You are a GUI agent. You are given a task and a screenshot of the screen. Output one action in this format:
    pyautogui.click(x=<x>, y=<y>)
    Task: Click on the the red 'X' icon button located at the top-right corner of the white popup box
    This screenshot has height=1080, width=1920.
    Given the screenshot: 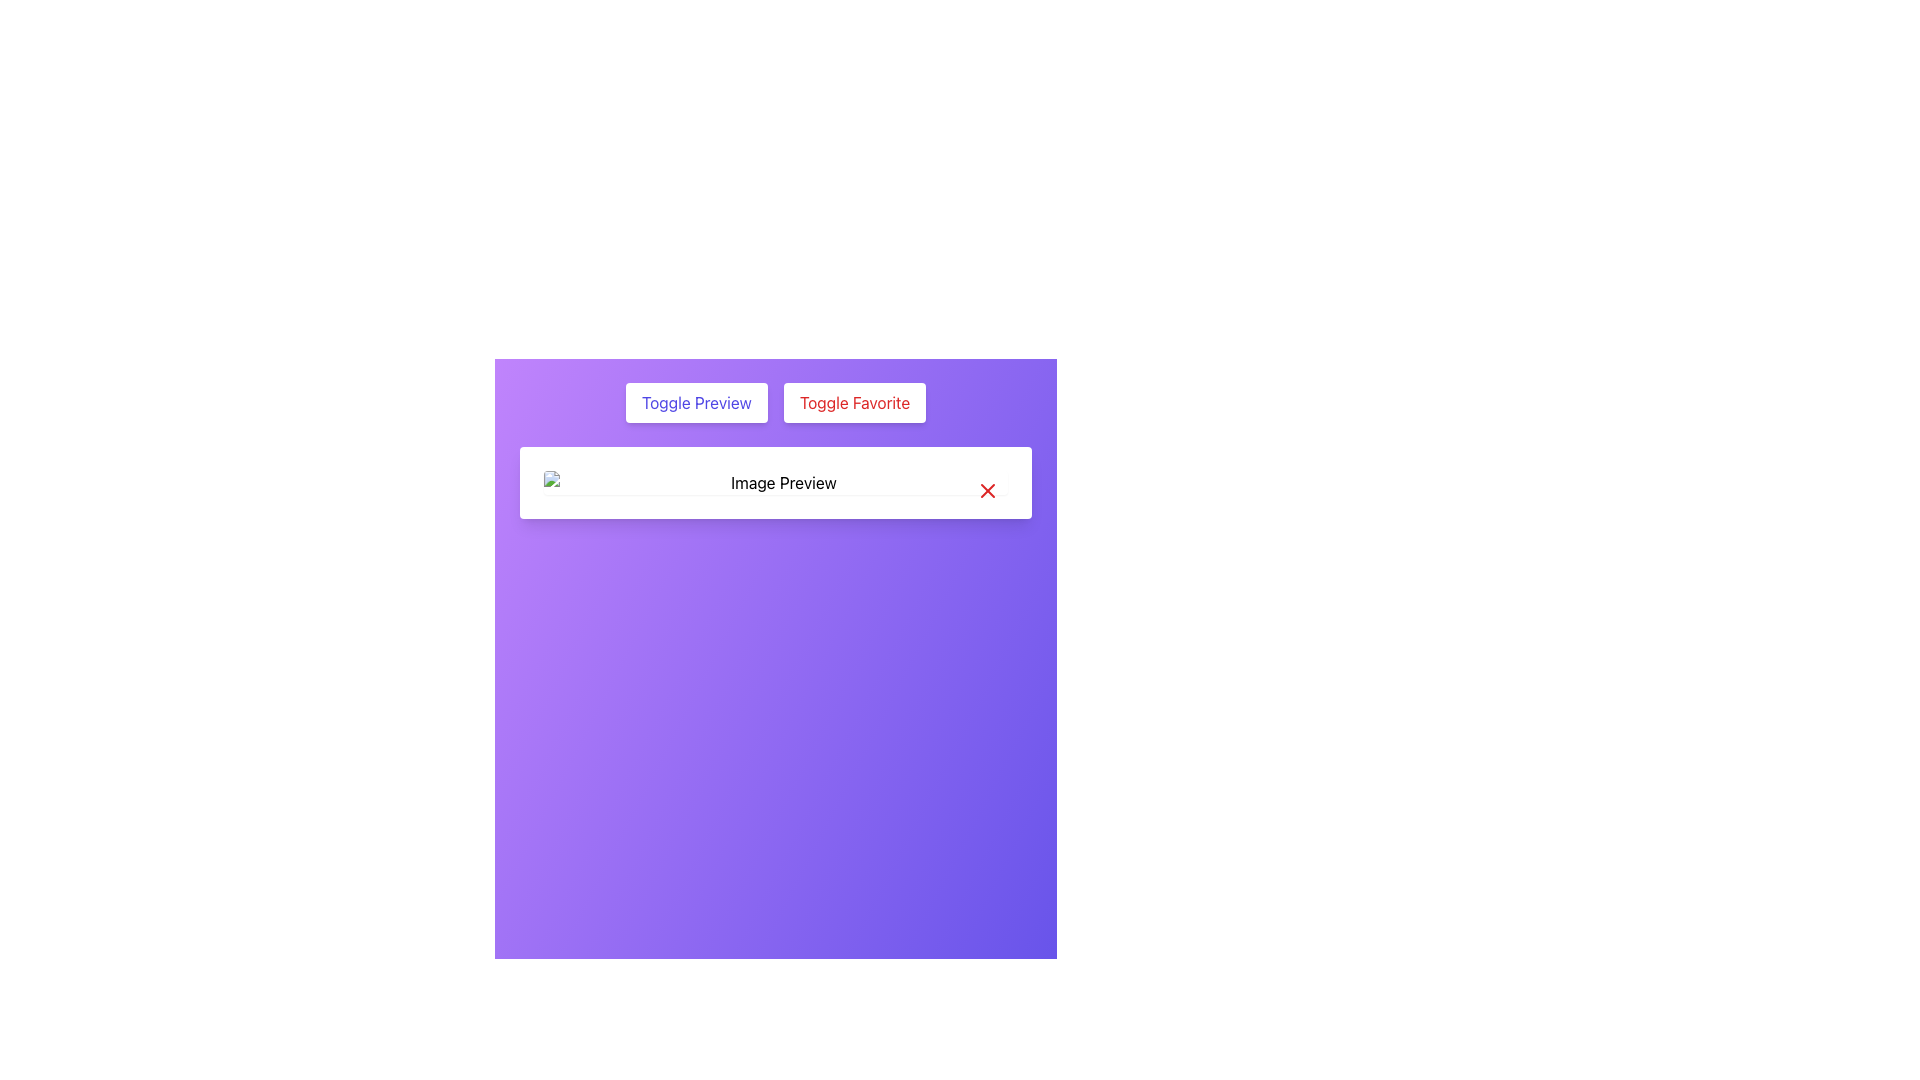 What is the action you would take?
    pyautogui.click(x=988, y=490)
    